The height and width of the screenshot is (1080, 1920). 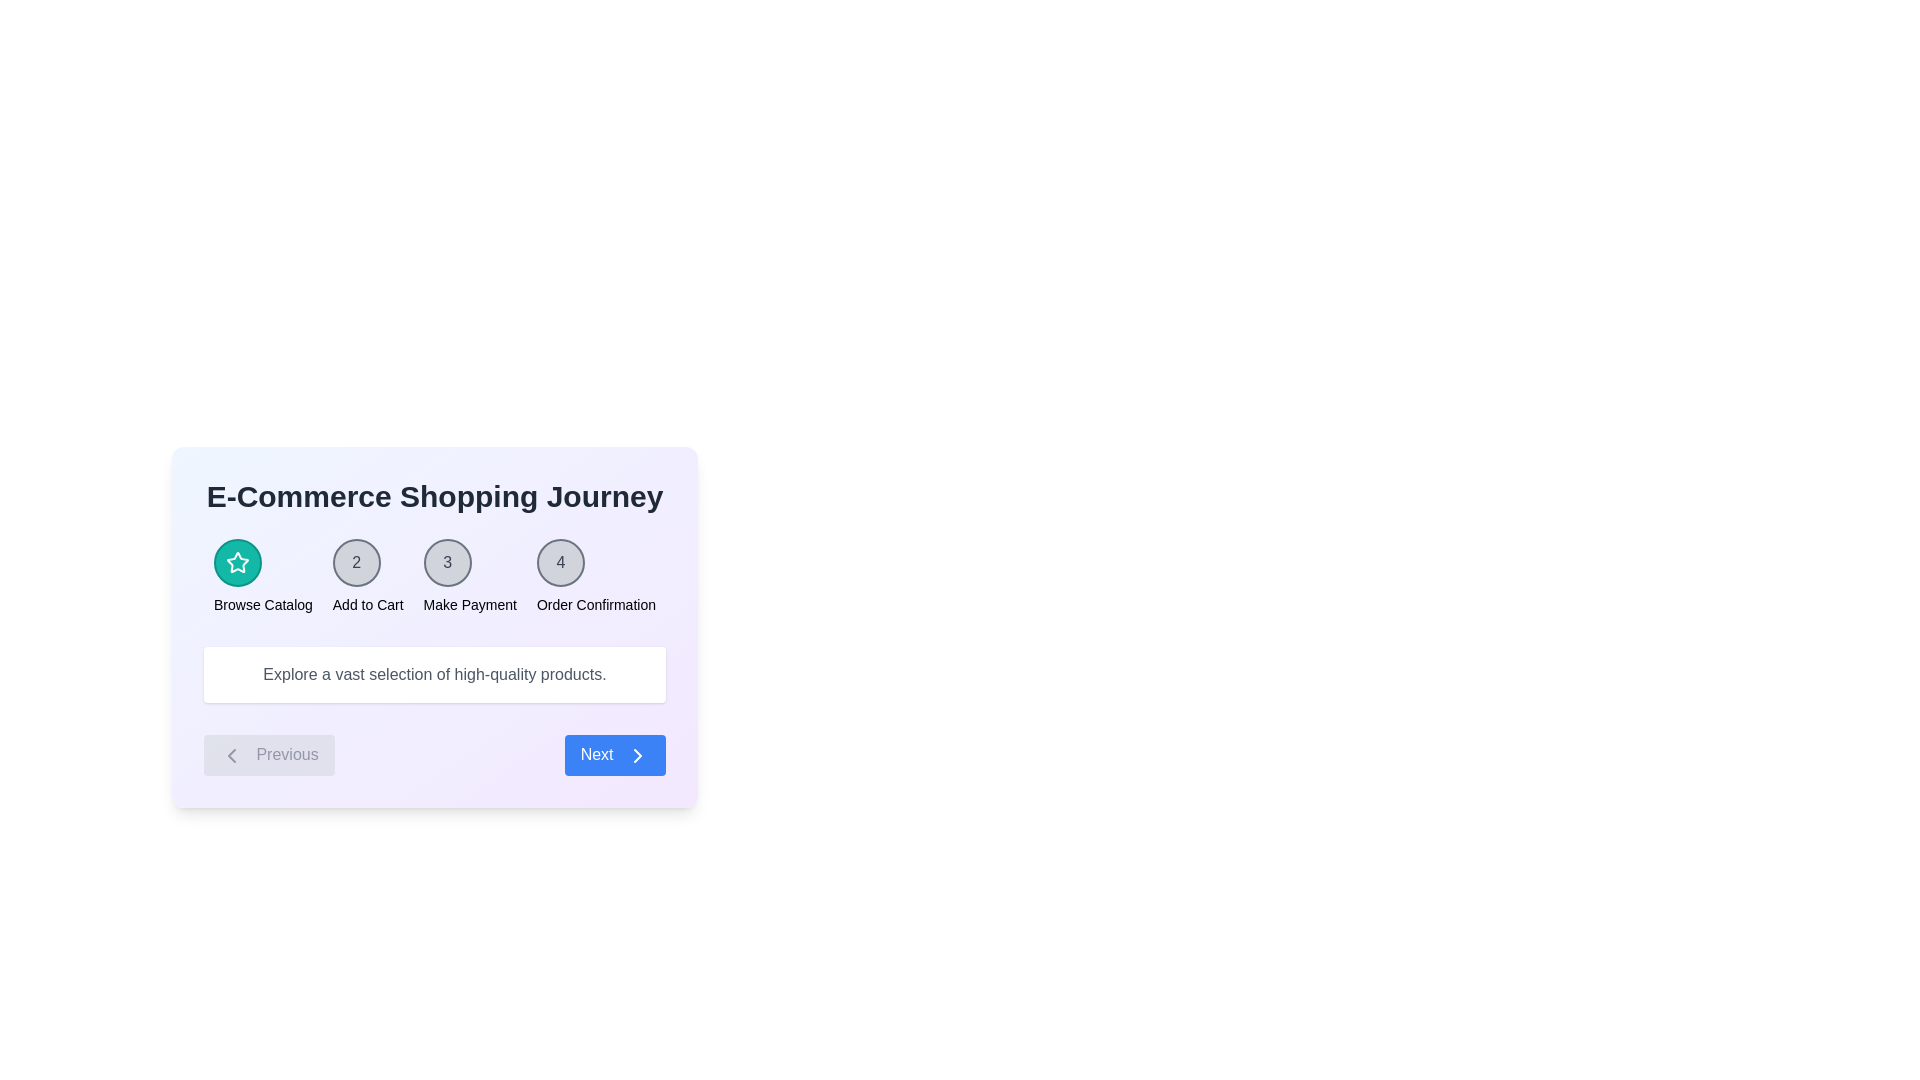 I want to click on the second step indicator component which represents the 'Add to Cart' step in the e-commerce workflow, so click(x=368, y=577).